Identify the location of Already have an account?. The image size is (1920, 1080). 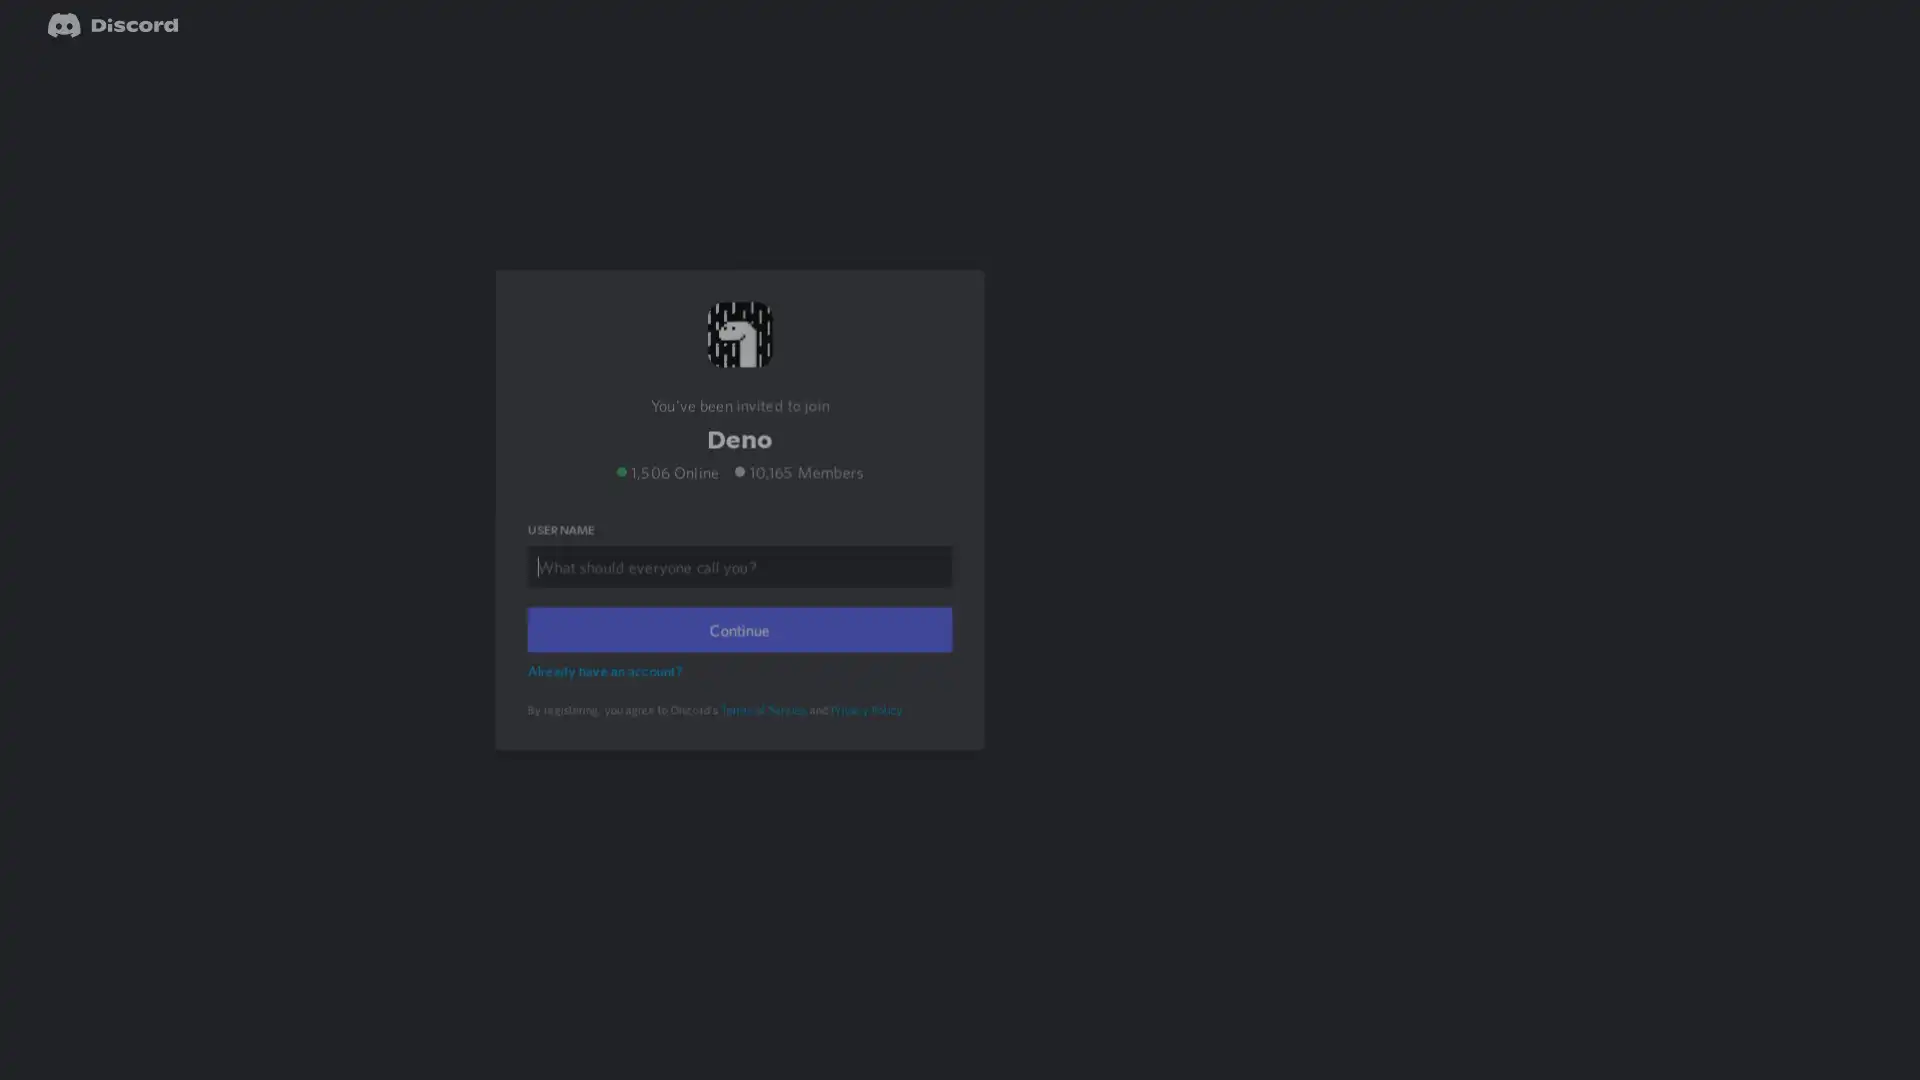
(607, 696).